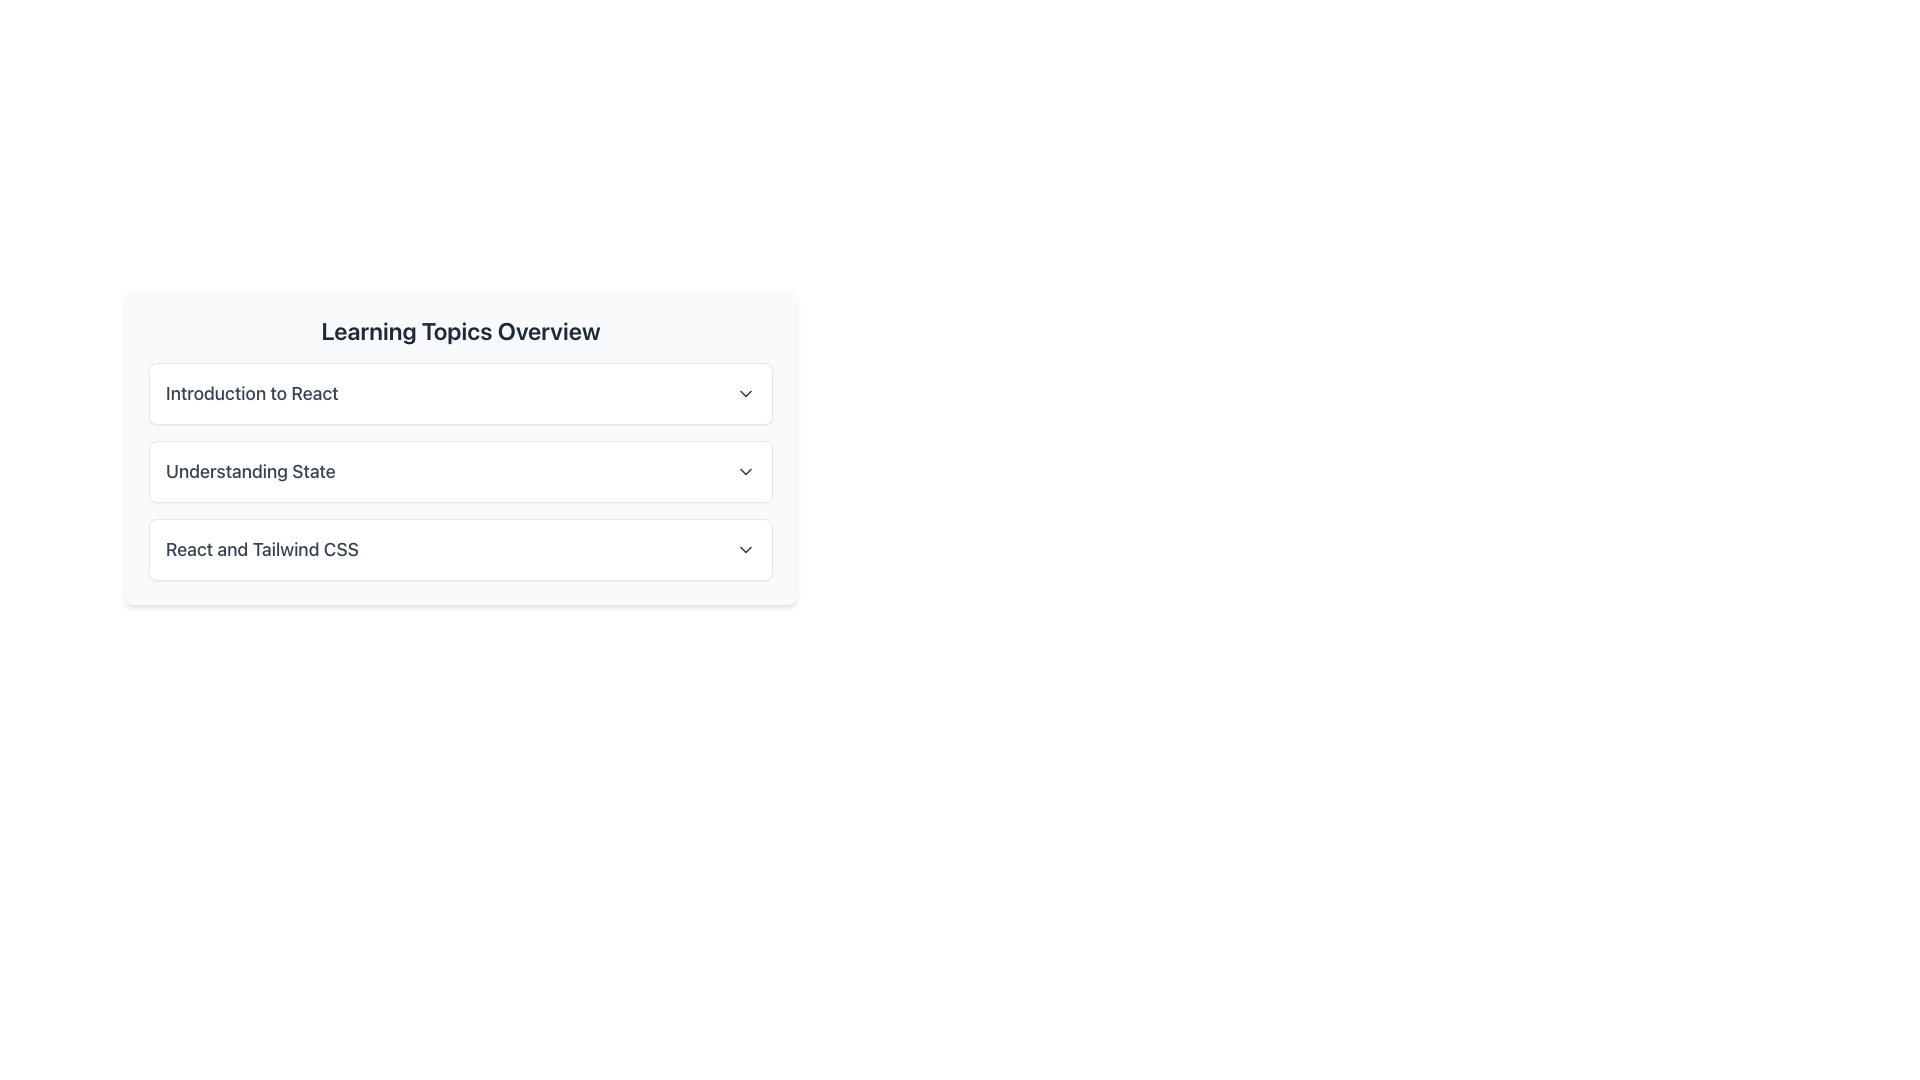 Image resolution: width=1920 pixels, height=1080 pixels. I want to click on the static text label that identifies the section related to 'Understanding State', positioned as the second item in a vertical list of labeled sections, so click(249, 471).